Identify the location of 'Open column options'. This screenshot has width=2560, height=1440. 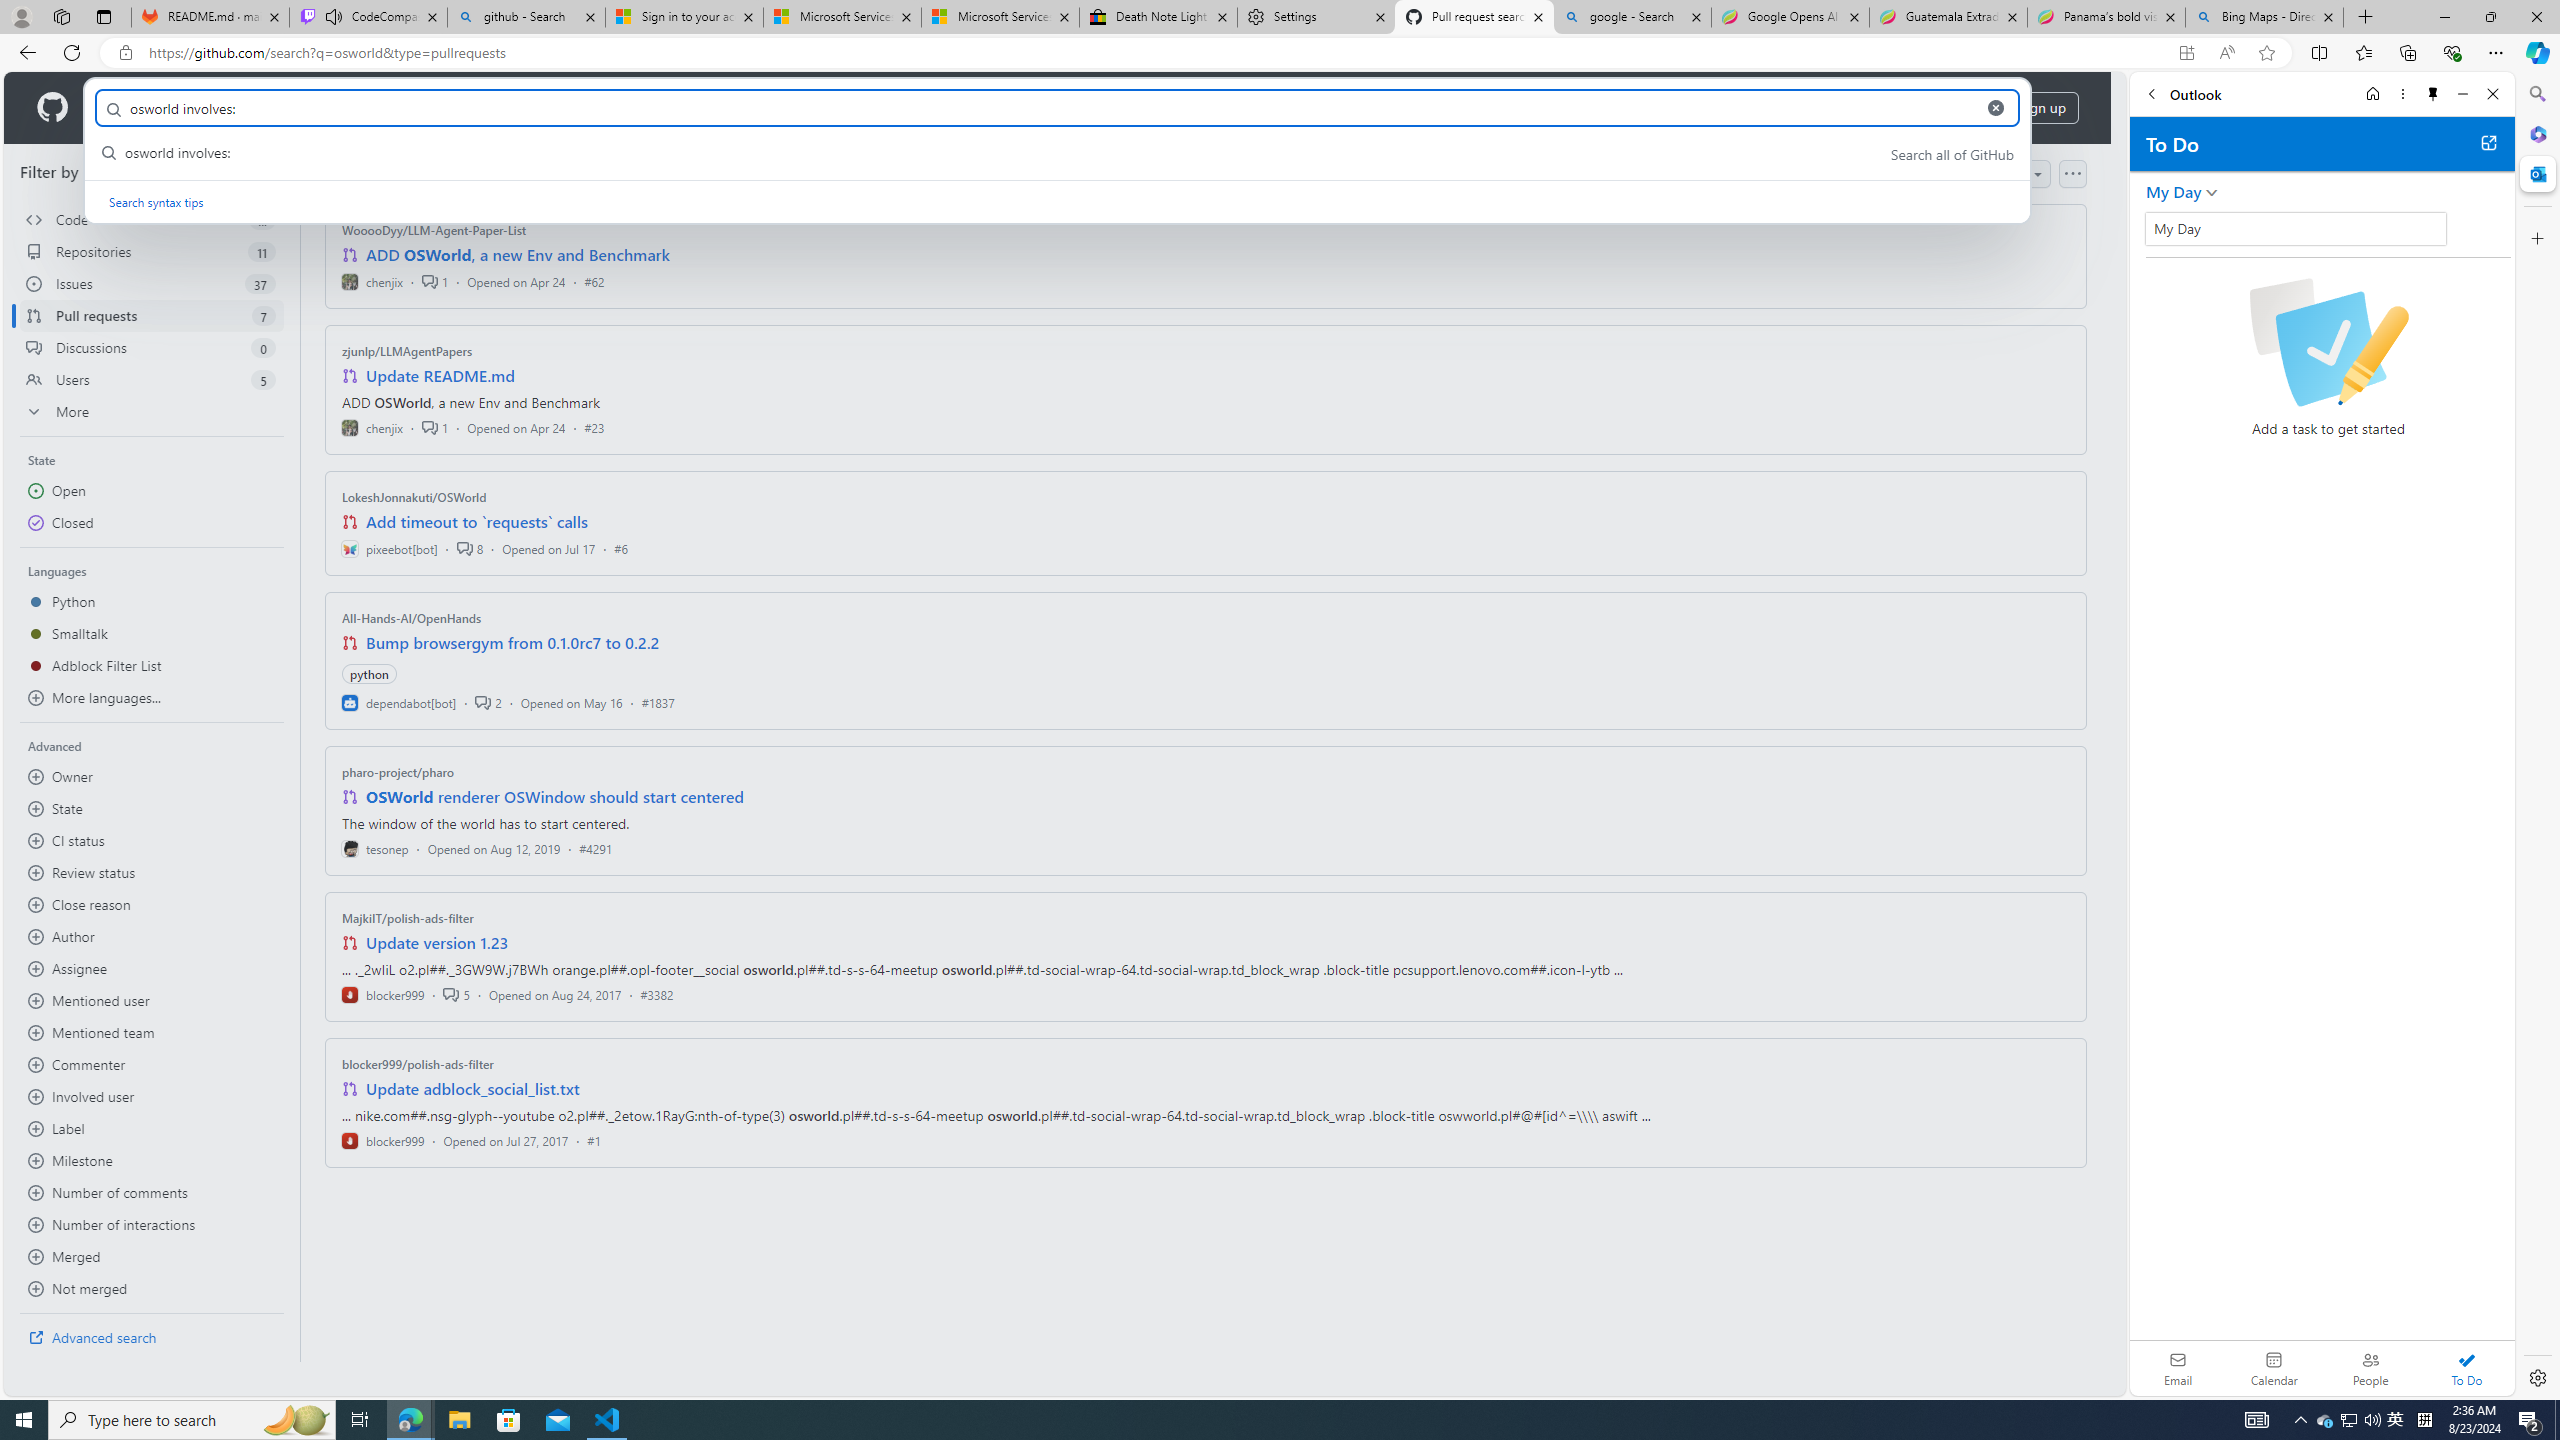
(2071, 173).